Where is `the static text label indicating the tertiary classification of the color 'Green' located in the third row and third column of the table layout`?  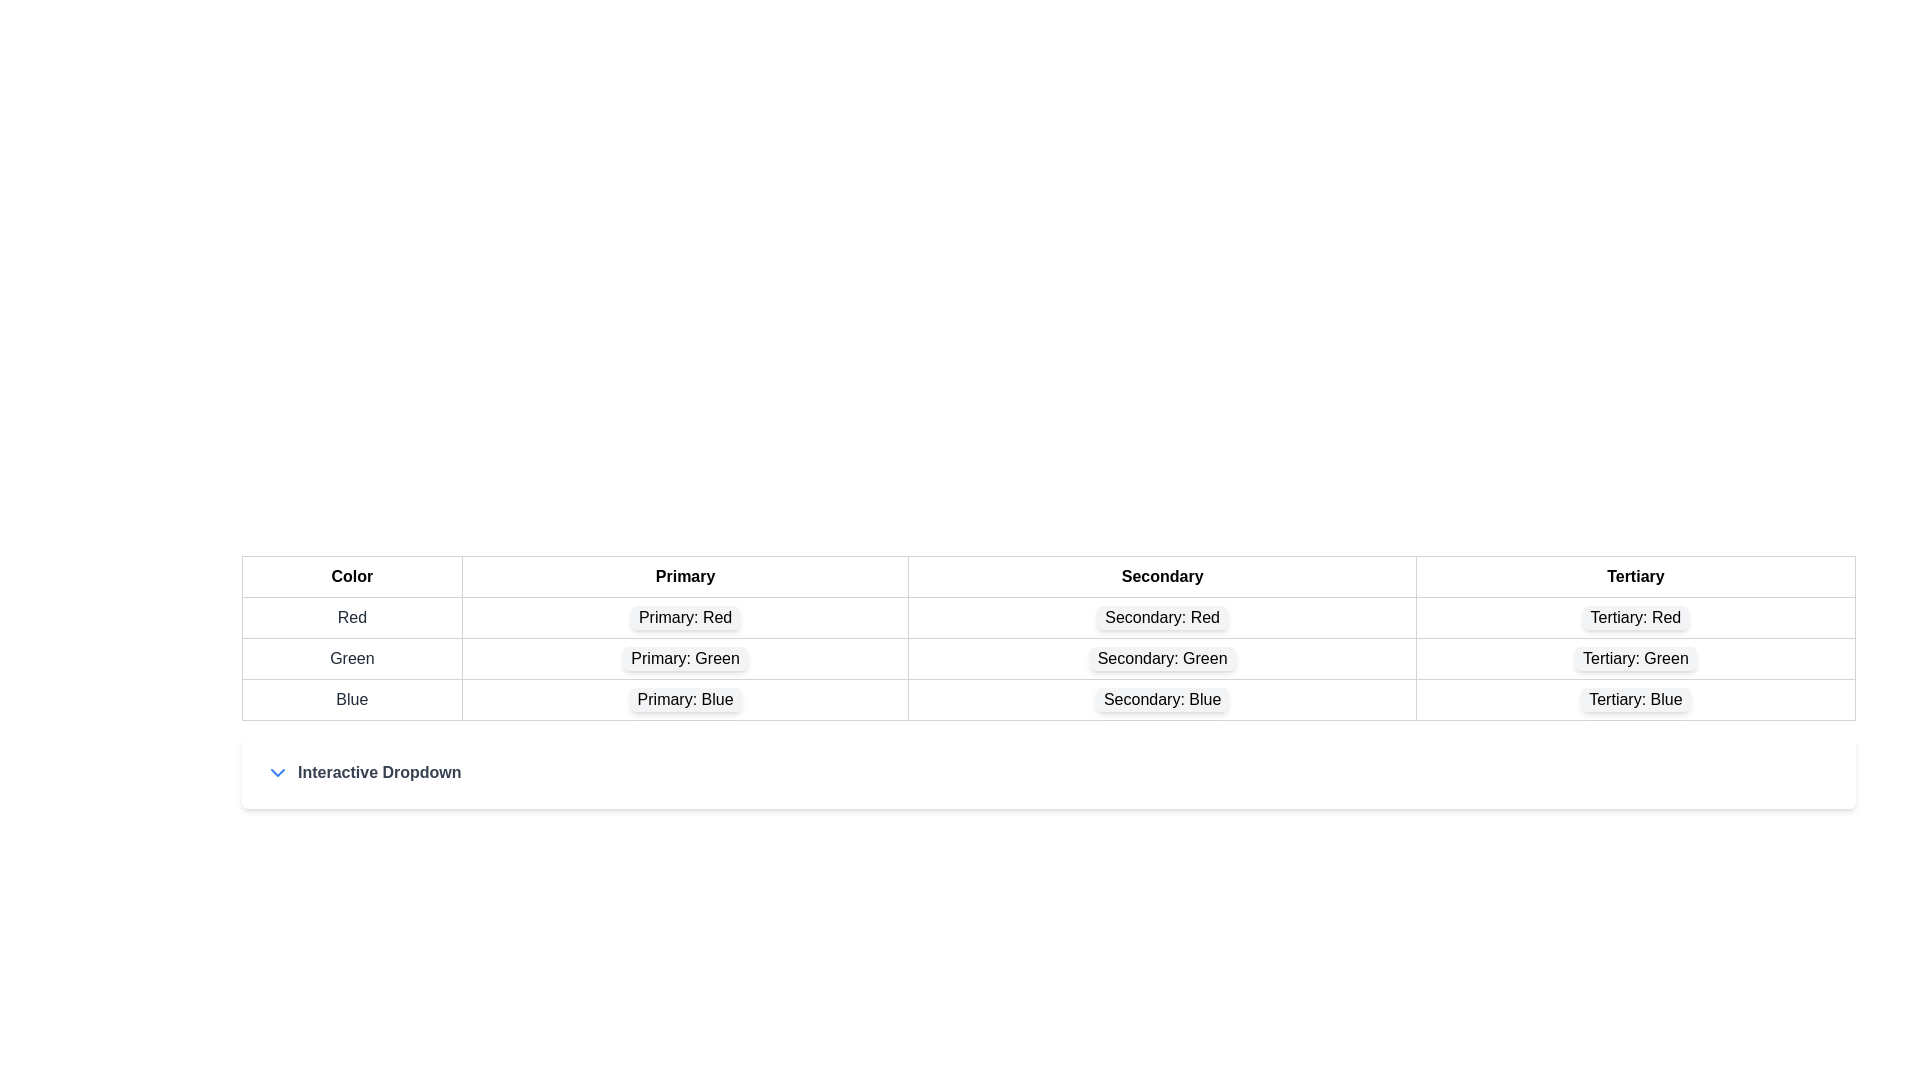 the static text label indicating the tertiary classification of the color 'Green' located in the third row and third column of the table layout is located at coordinates (1635, 659).